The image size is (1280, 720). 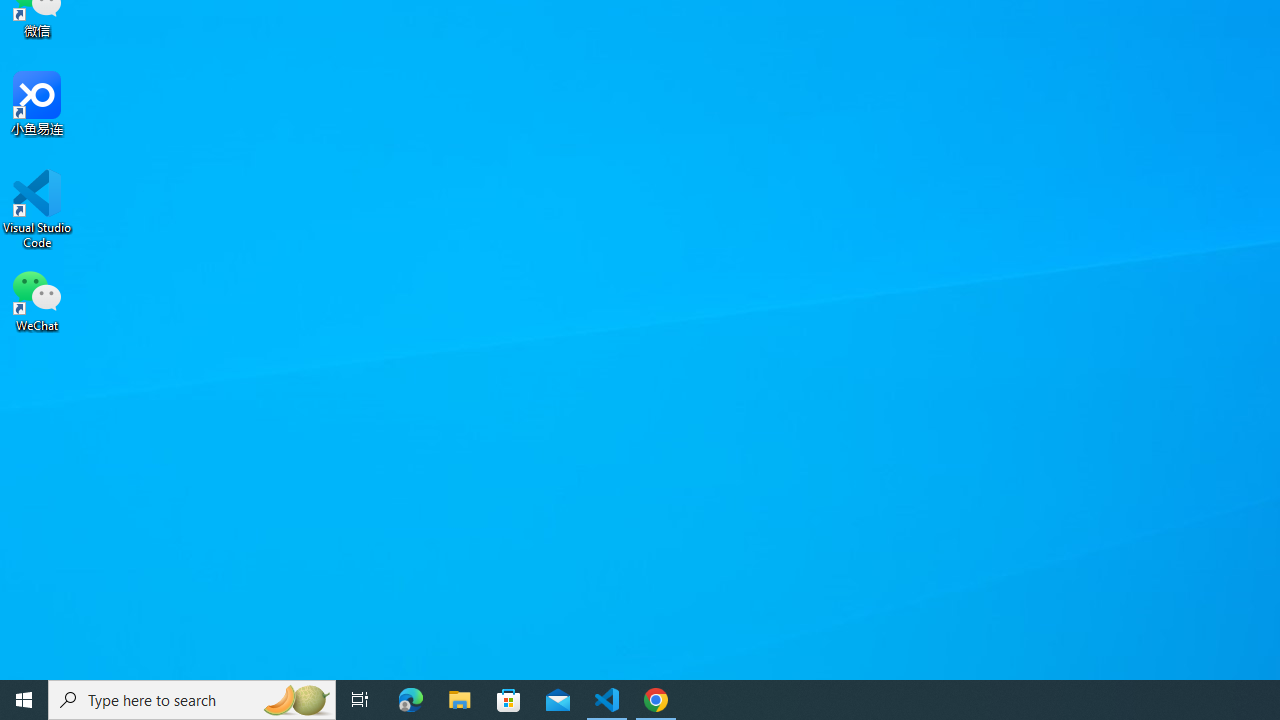 What do you see at coordinates (37, 209) in the screenshot?
I see `'Visual Studio Code'` at bounding box center [37, 209].